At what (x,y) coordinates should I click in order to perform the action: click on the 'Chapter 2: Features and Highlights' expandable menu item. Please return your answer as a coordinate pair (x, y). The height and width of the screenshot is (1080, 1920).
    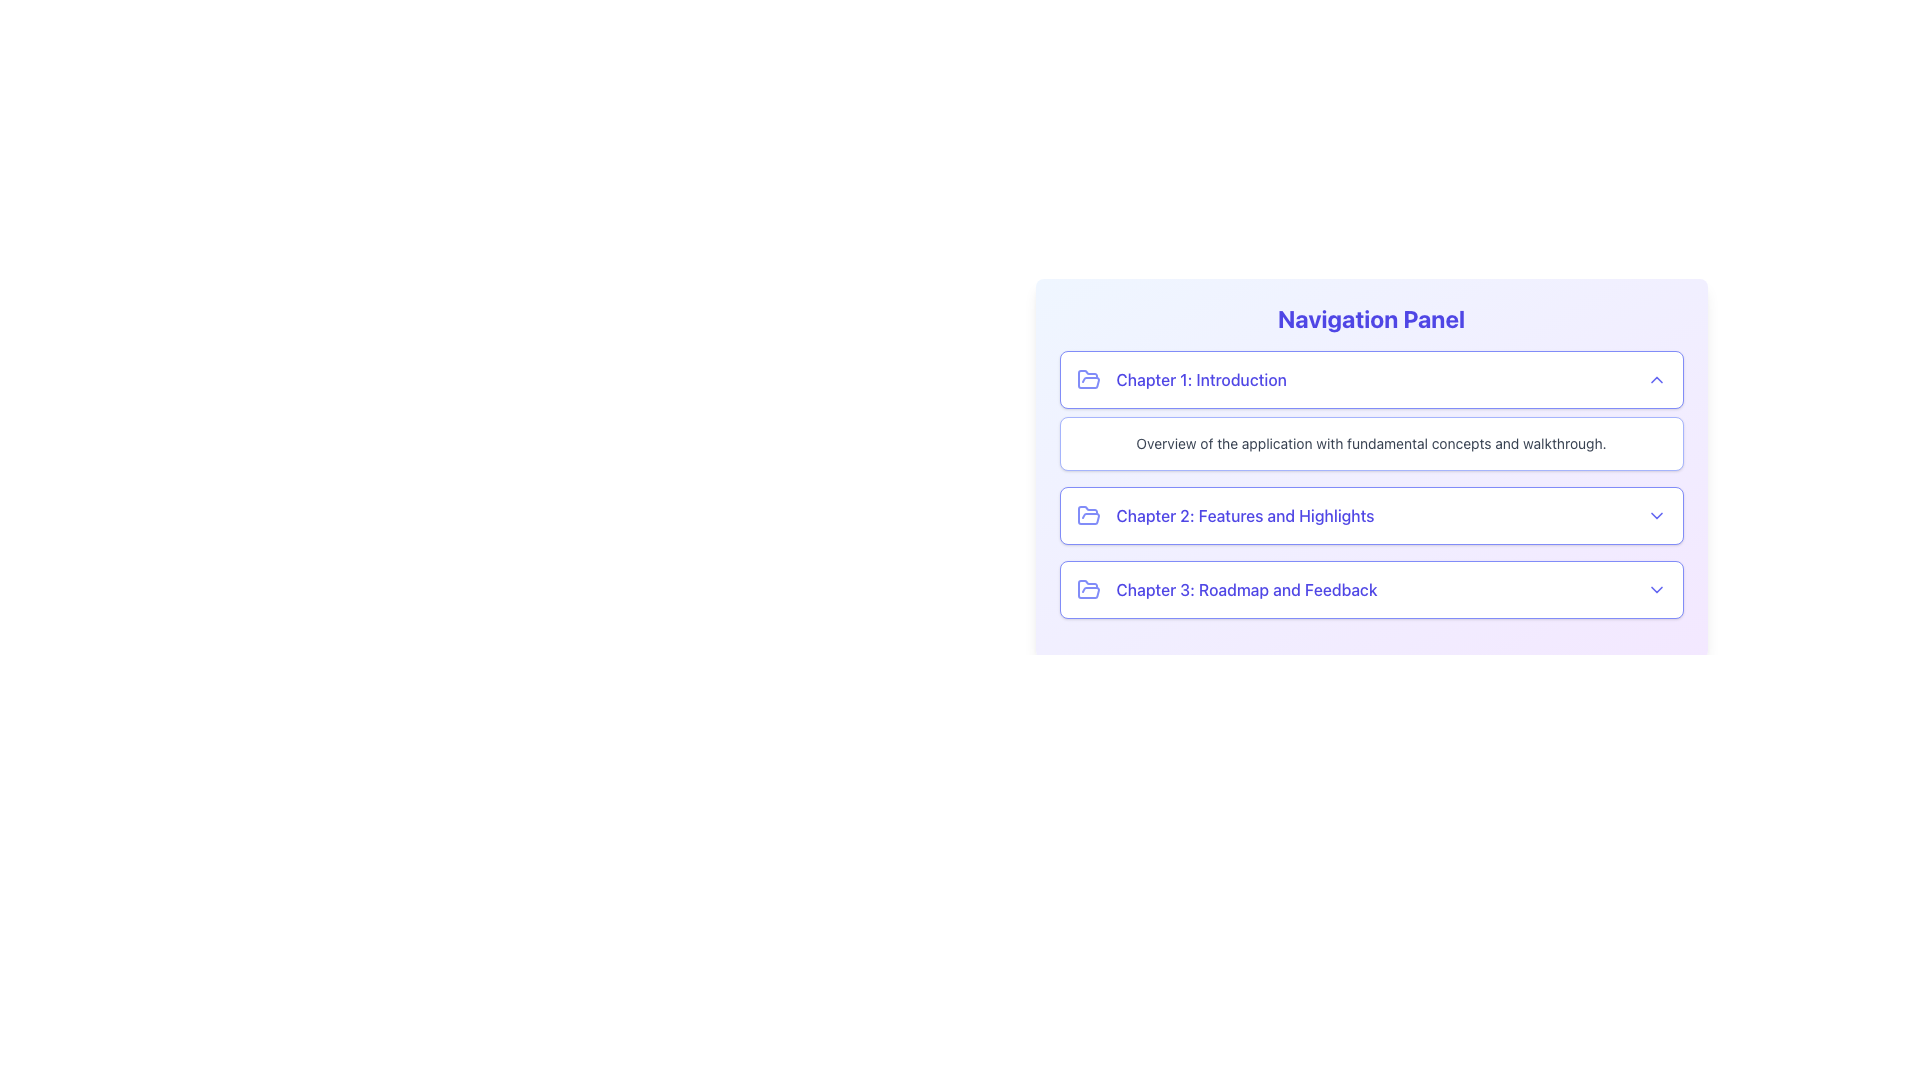
    Looking at the image, I should click on (1370, 515).